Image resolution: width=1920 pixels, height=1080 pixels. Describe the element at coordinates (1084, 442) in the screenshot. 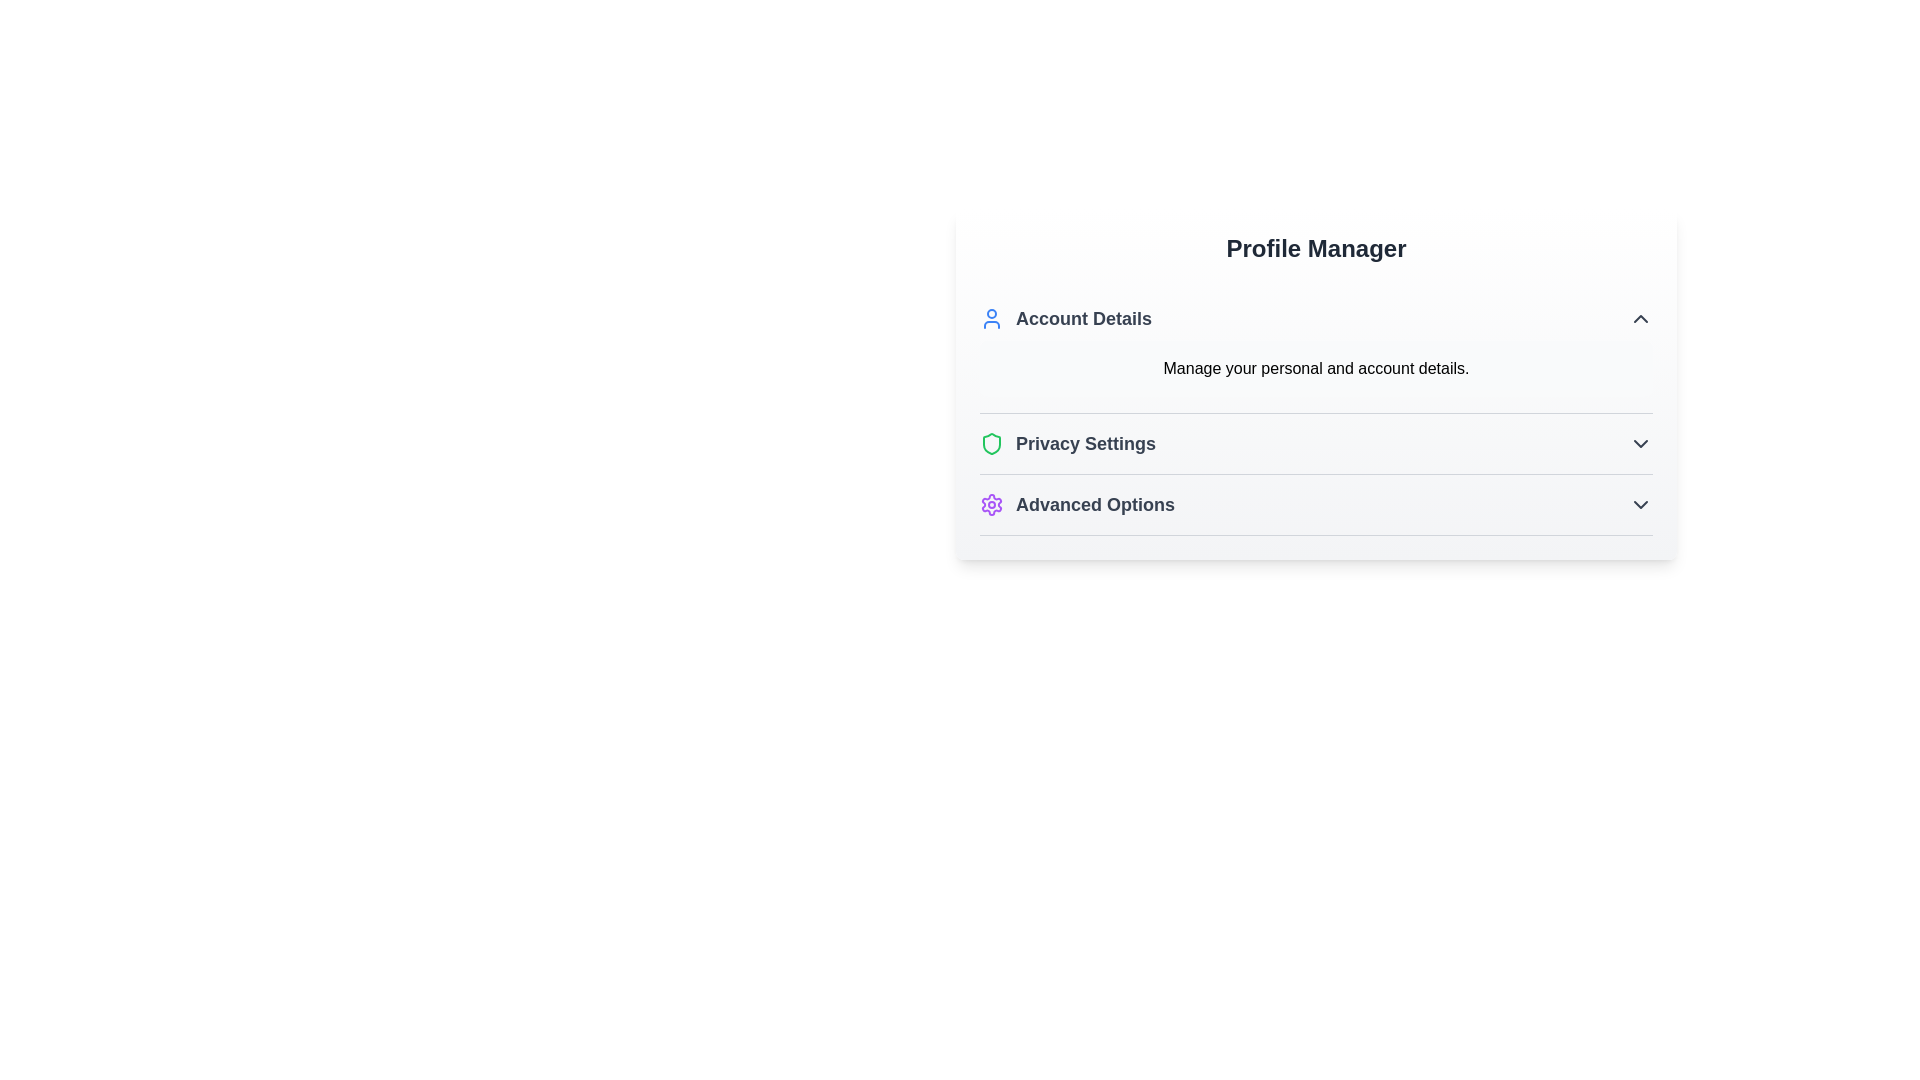

I see `the 'Privacy Settings' text label in the Profile Manager menu` at that location.